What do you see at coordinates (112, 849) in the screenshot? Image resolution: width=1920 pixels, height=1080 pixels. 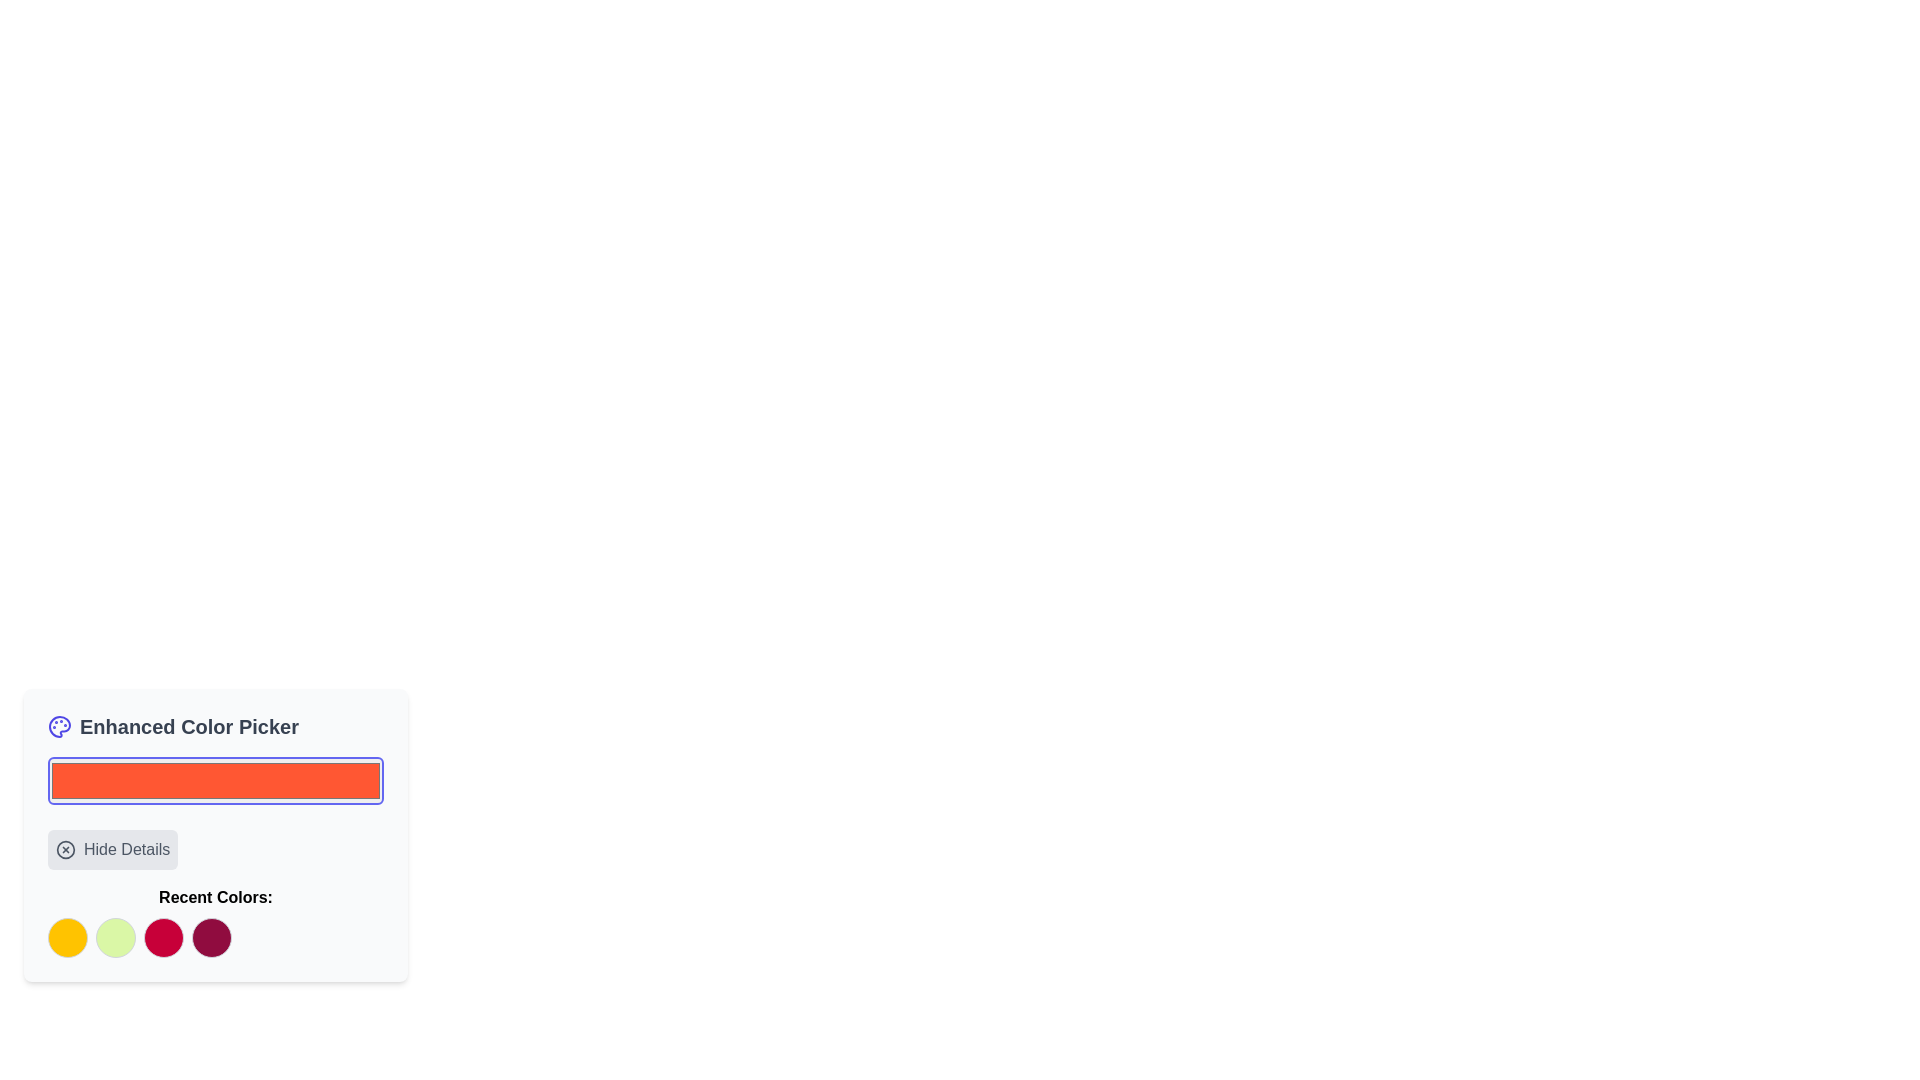 I see `the toggle button located near the top of the 'Recent Colors' section` at bounding box center [112, 849].